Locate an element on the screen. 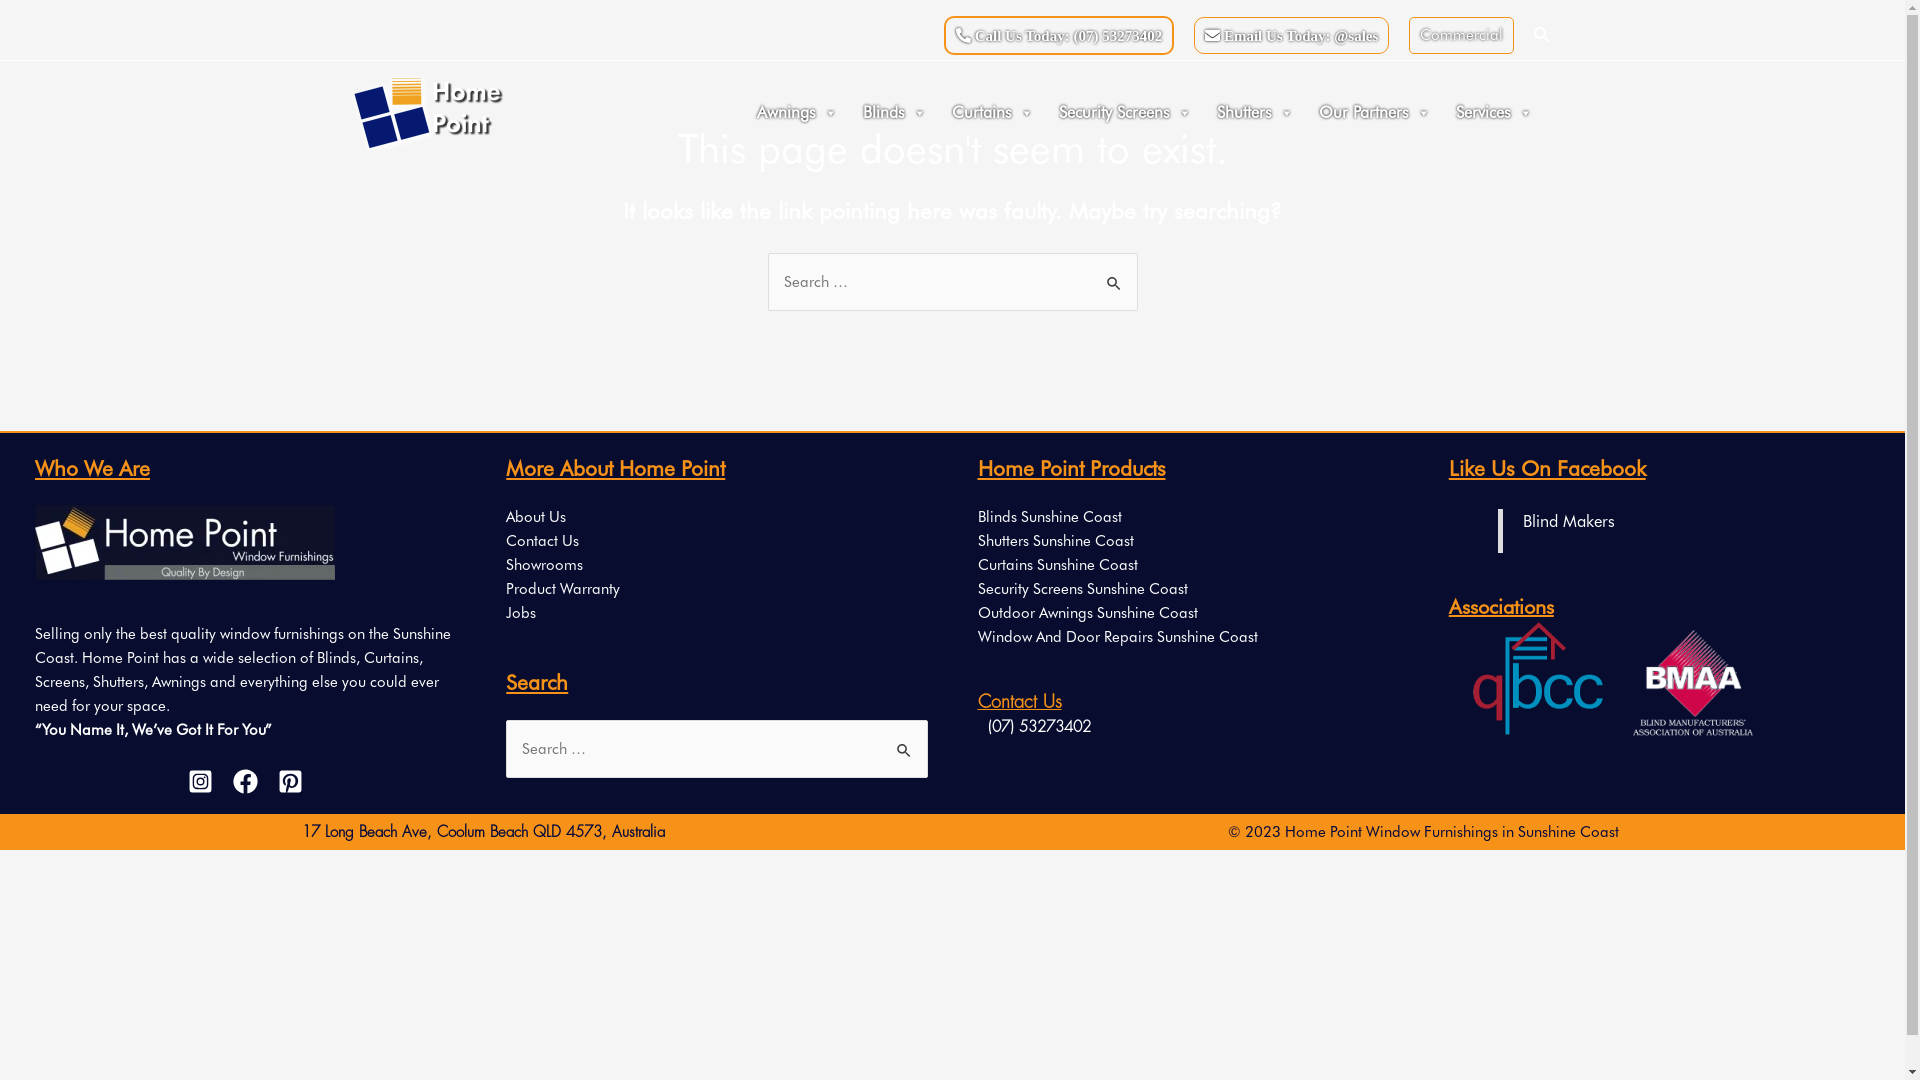 Image resolution: width=1920 pixels, height=1080 pixels. 'Services' is located at coordinates (1449, 112).